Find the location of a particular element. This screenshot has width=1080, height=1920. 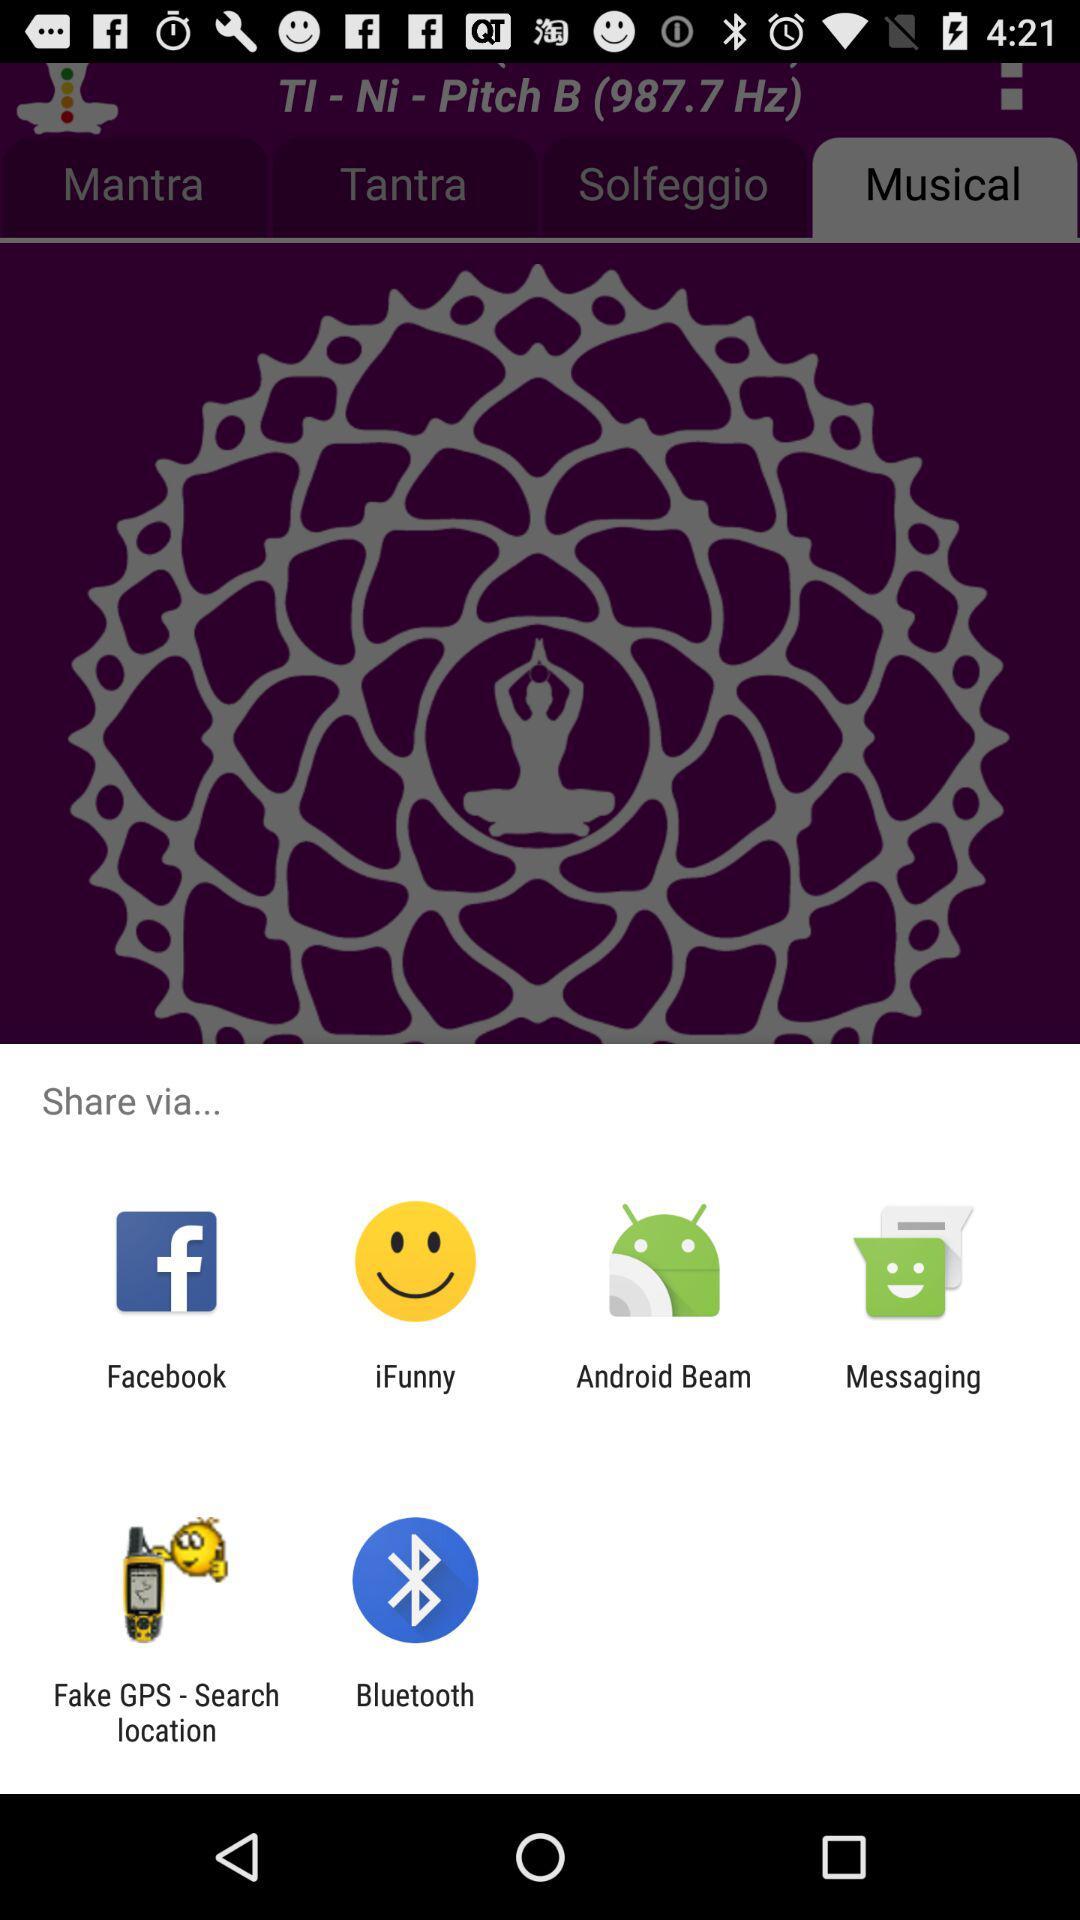

the messaging item is located at coordinates (913, 1392).